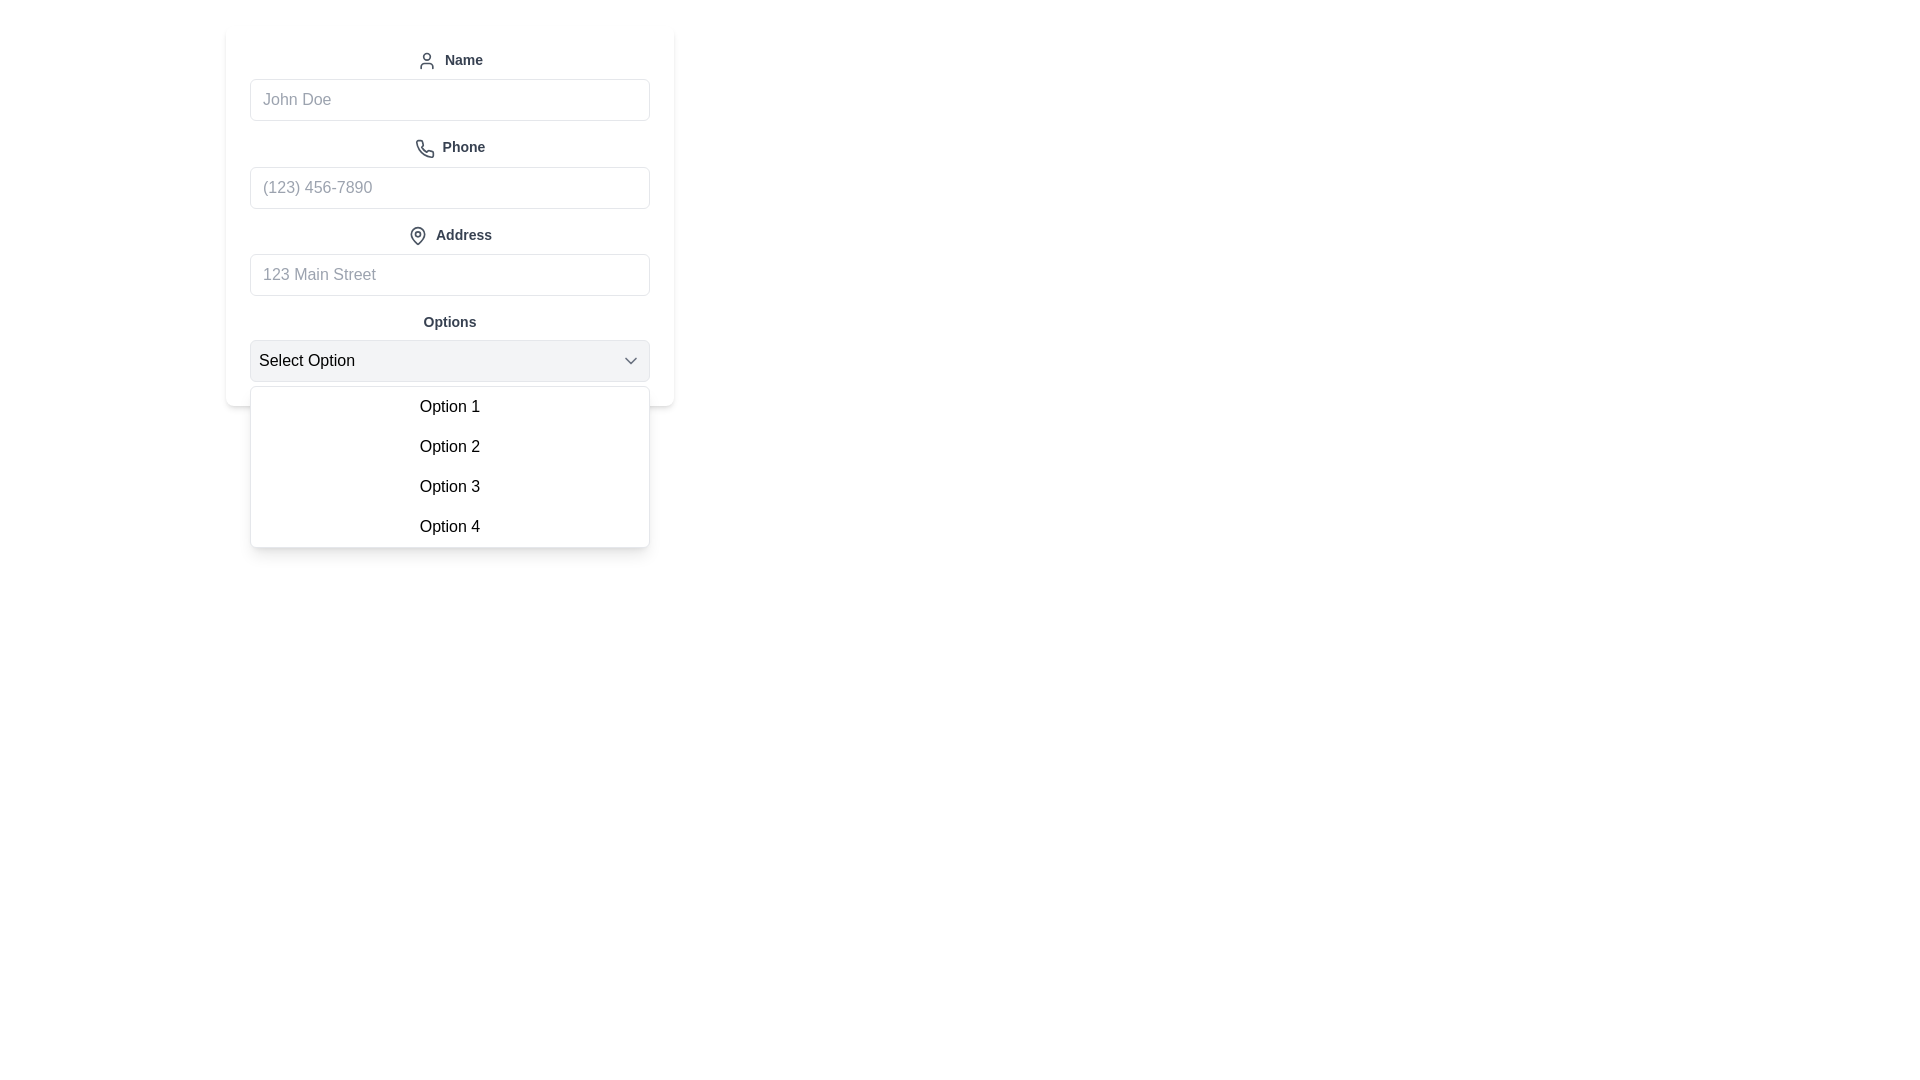 The image size is (1920, 1080). Describe the element at coordinates (449, 274) in the screenshot. I see `text from another location into the address input field located below the 'Address' label and above the 'Options' dropdown` at that location.